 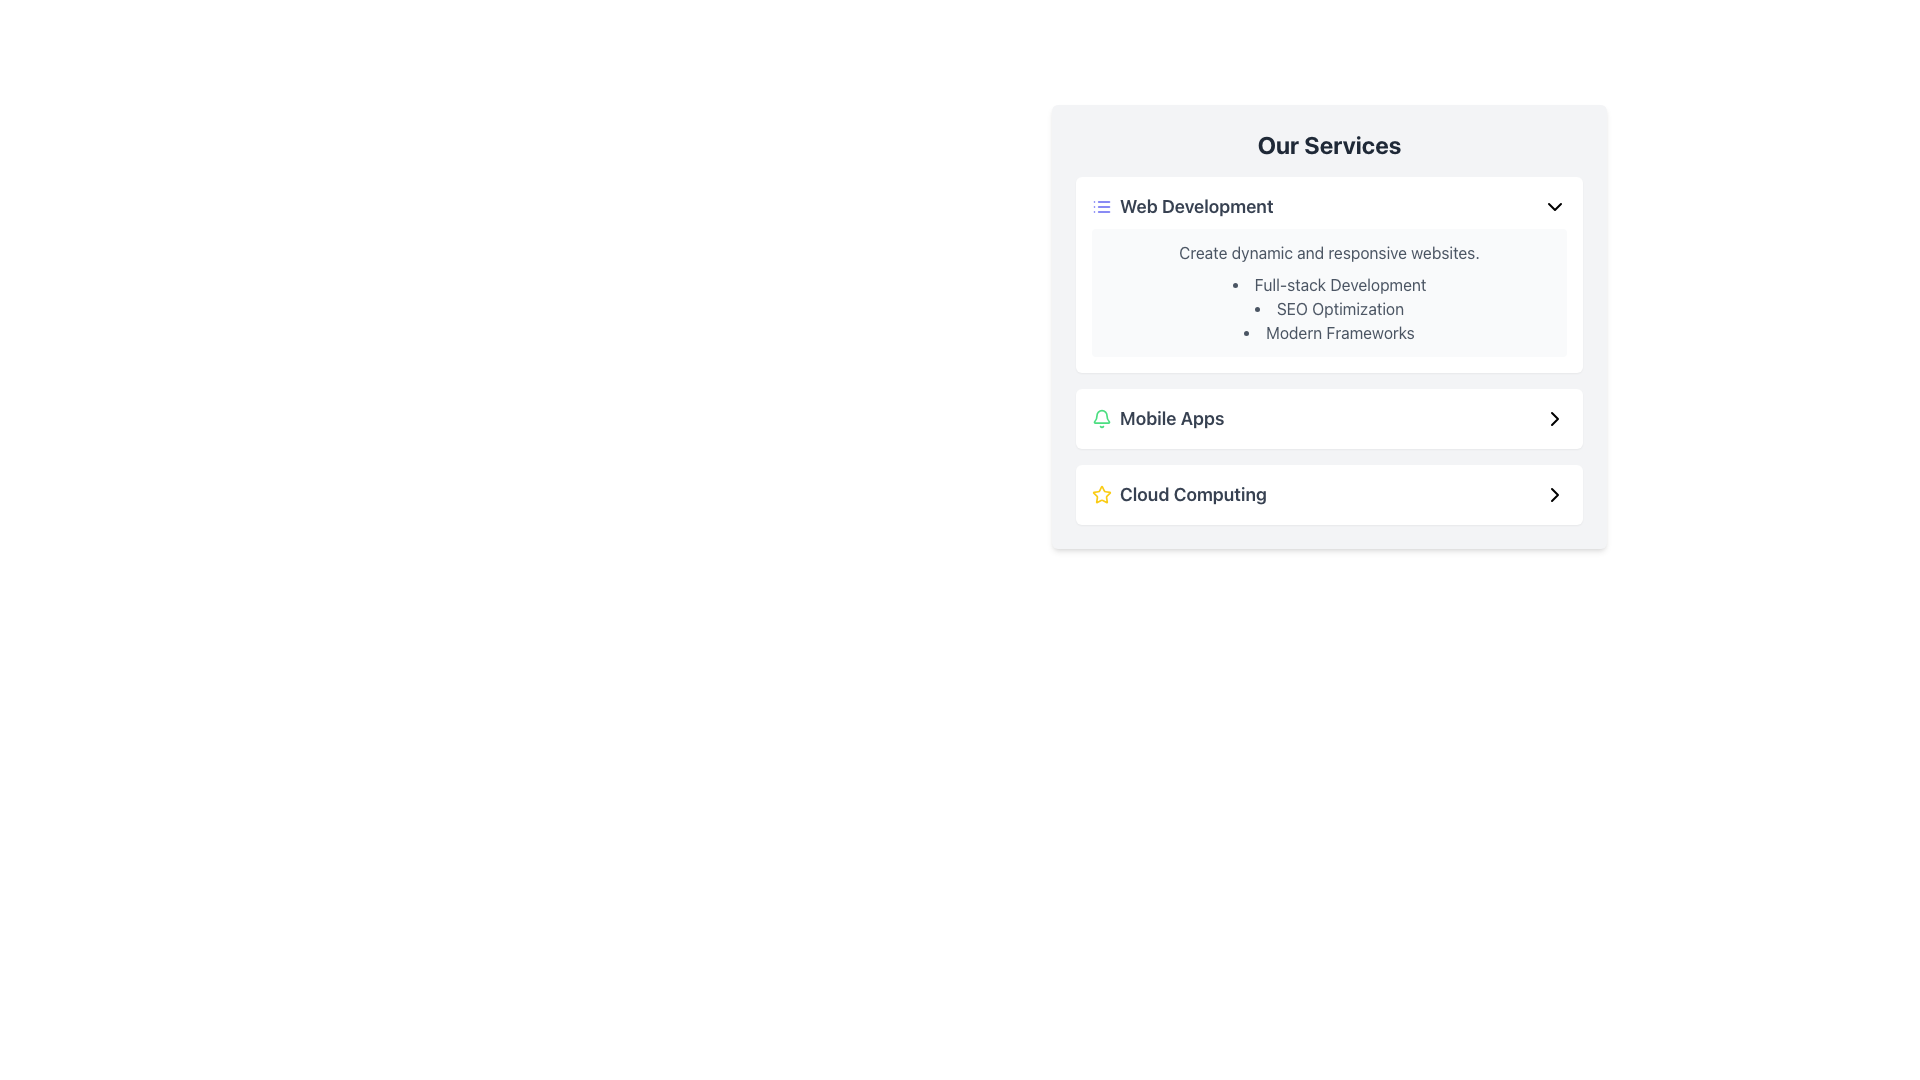 What do you see at coordinates (1554, 494) in the screenshot?
I see `the right-pointing chevron icon located in the 'Cloud Computing' section of the 'Our Services' panel` at bounding box center [1554, 494].